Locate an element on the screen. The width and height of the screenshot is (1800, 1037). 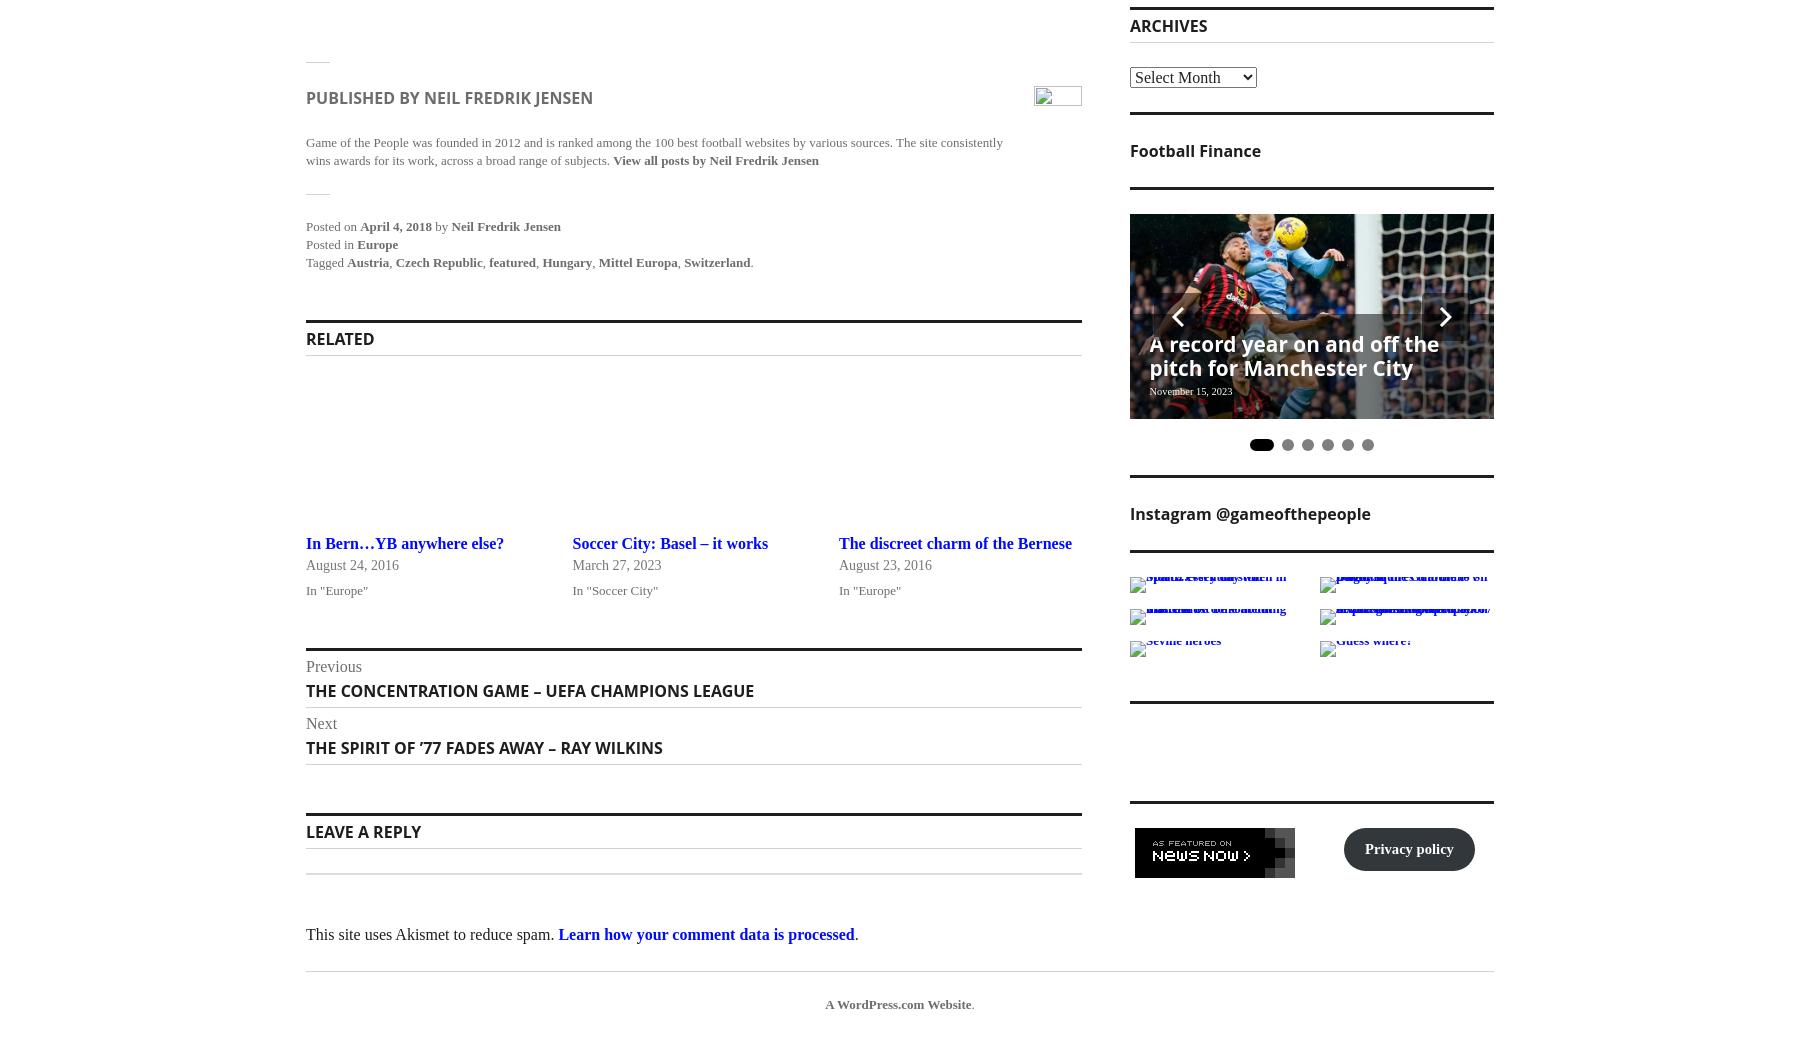
'Switzerland' is located at coordinates (715, 261).